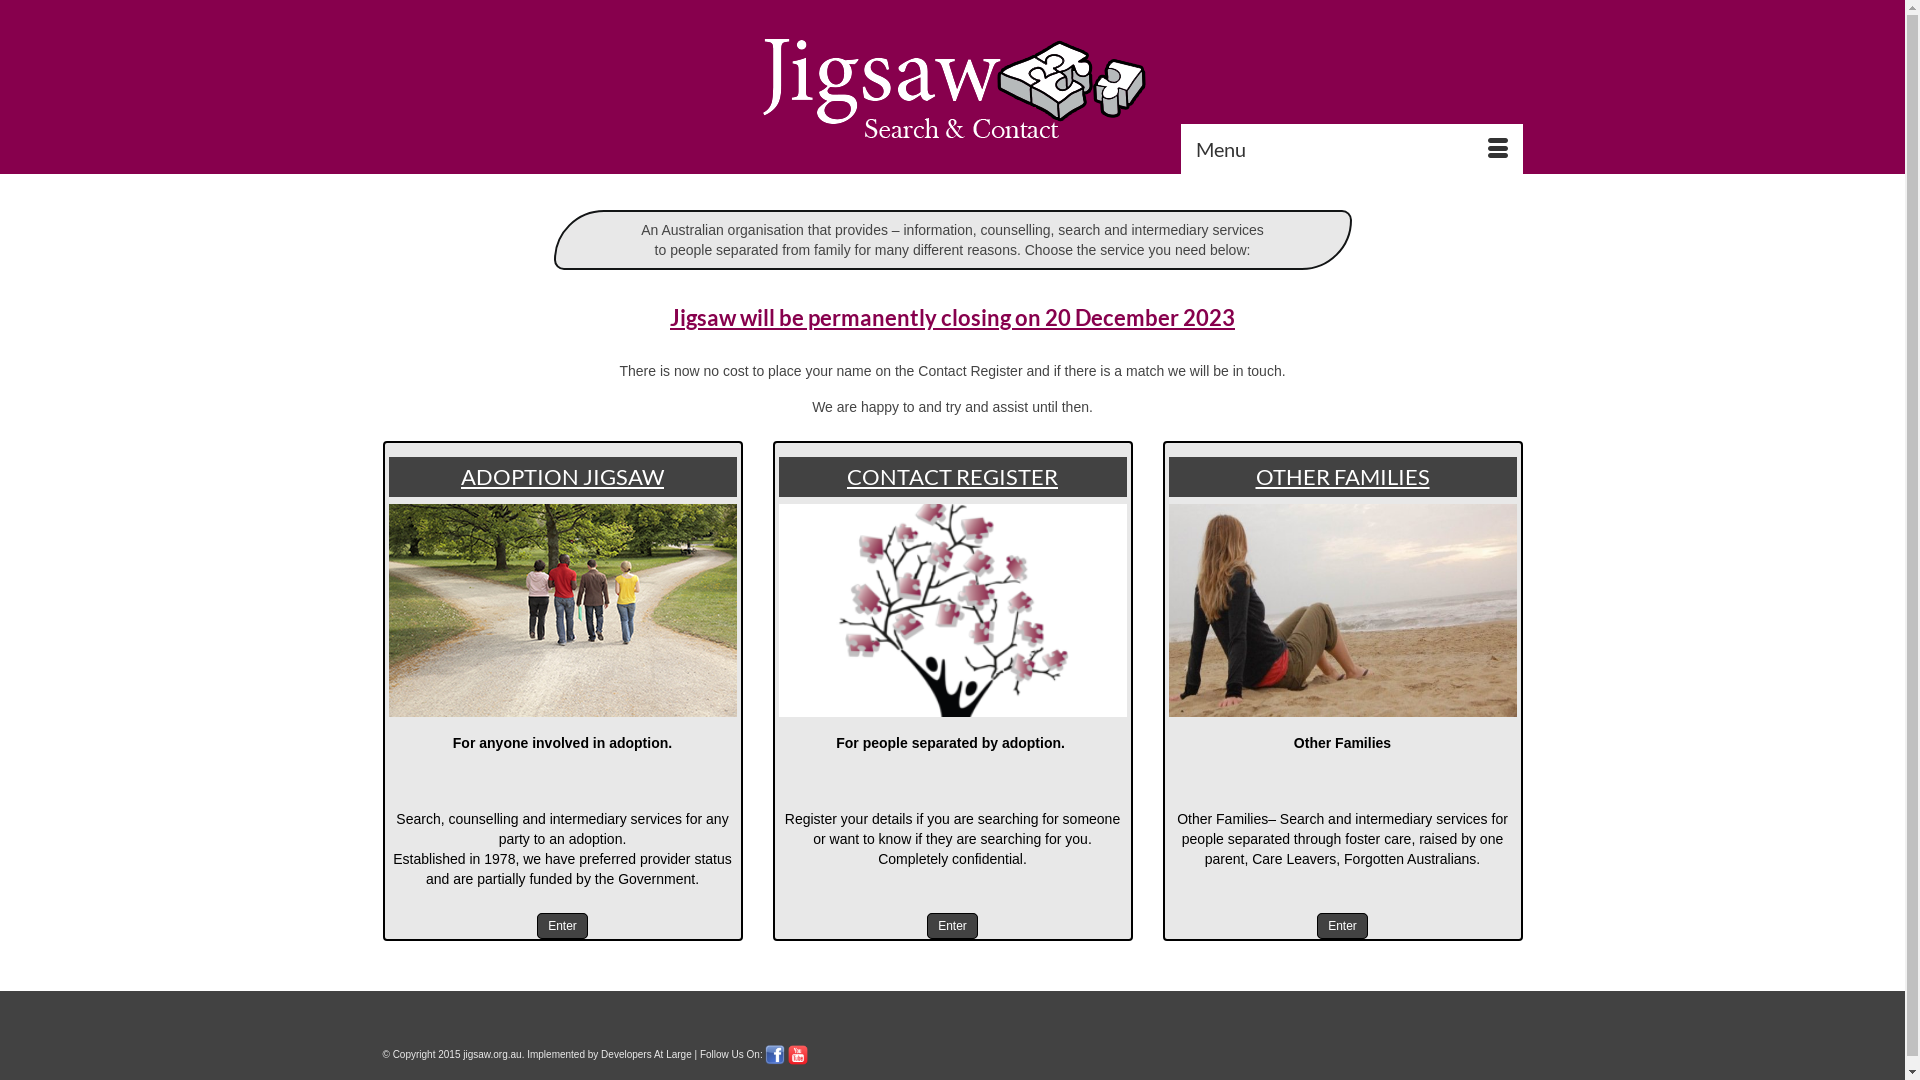  What do you see at coordinates (599, 1053) in the screenshot?
I see `'Developers At Large'` at bounding box center [599, 1053].